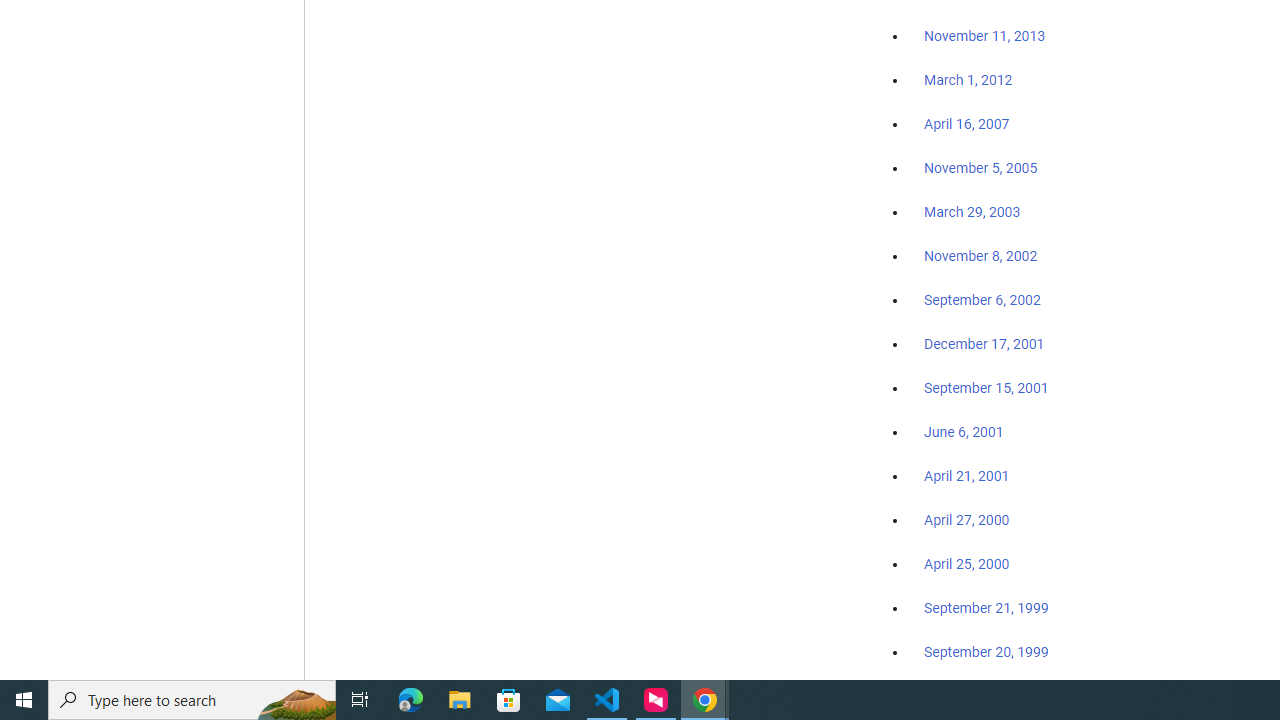 This screenshot has width=1280, height=720. What do you see at coordinates (968, 80) in the screenshot?
I see `'March 1, 2012'` at bounding box center [968, 80].